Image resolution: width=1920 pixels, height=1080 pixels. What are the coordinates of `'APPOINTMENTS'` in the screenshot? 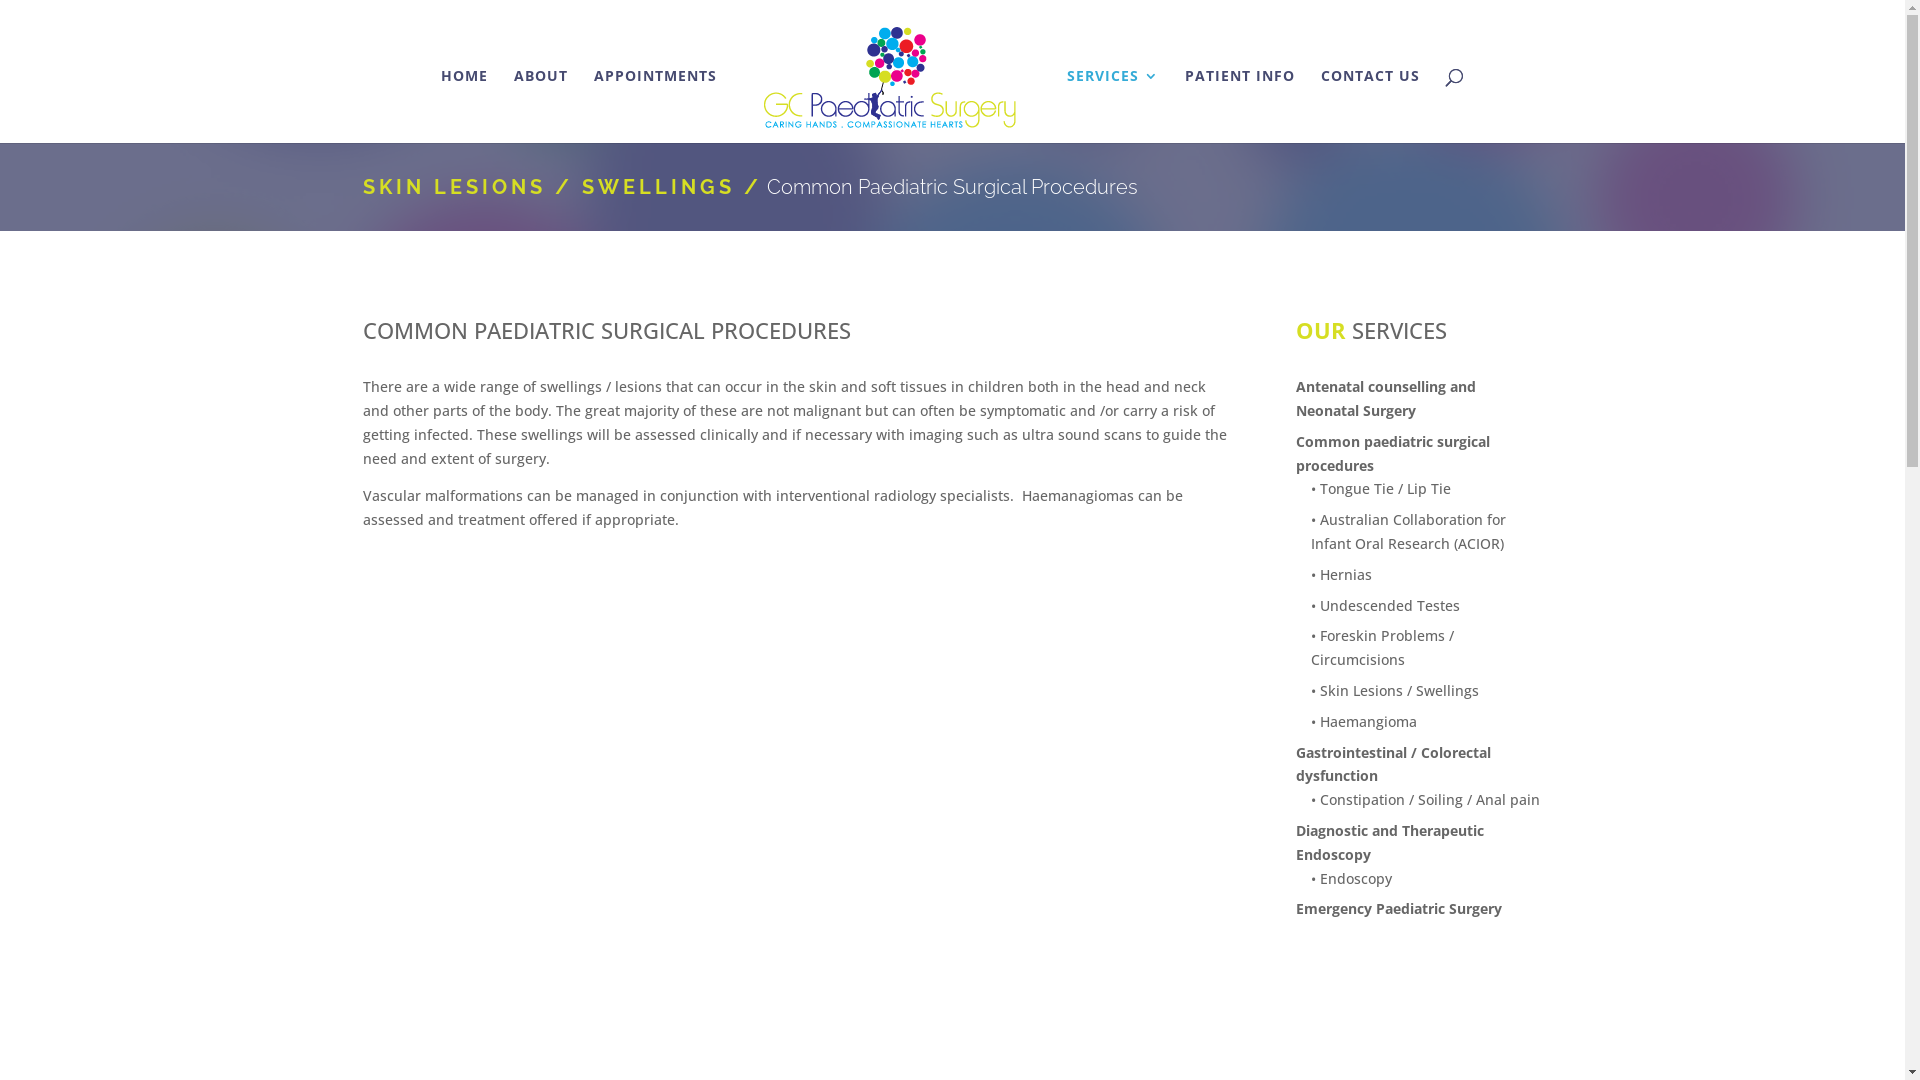 It's located at (655, 105).